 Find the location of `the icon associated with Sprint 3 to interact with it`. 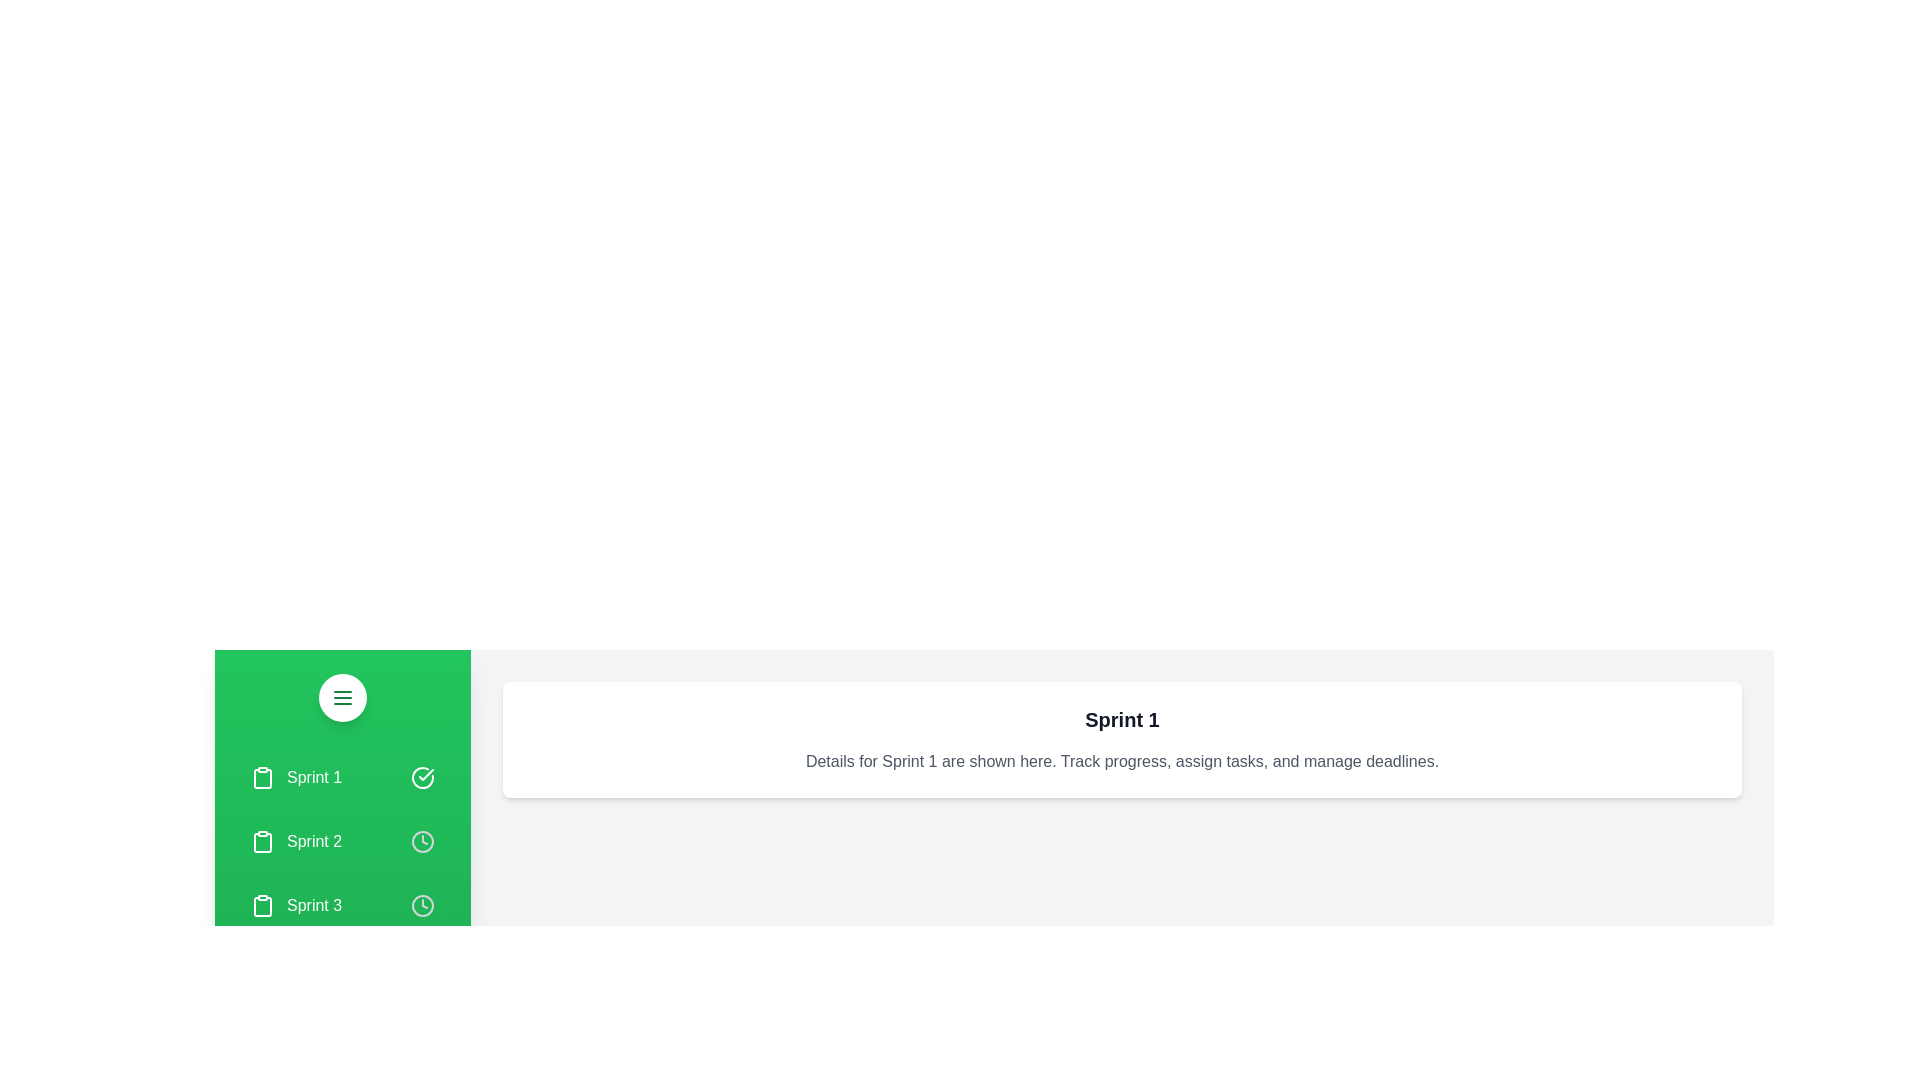

the icon associated with Sprint 3 to interact with it is located at coordinates (421, 906).